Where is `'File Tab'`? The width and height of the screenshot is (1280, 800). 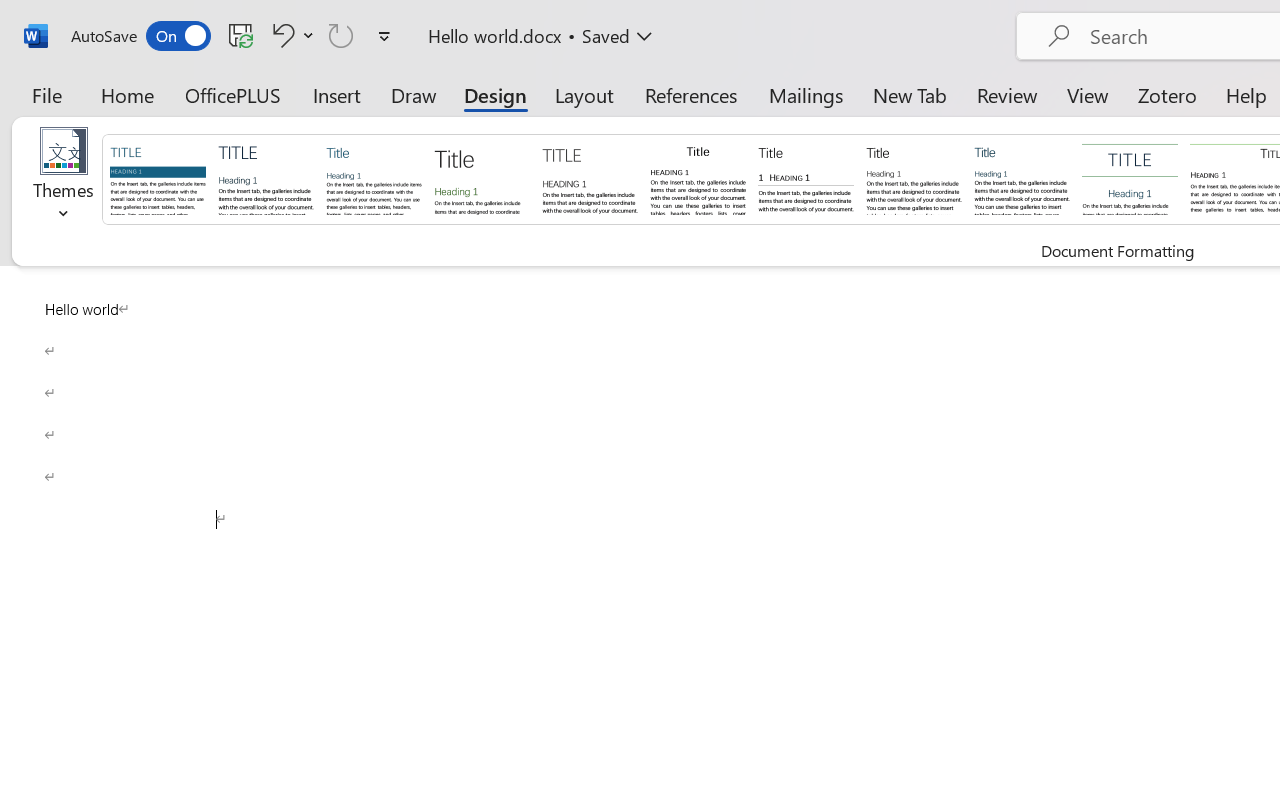 'File Tab' is located at coordinates (46, 94).